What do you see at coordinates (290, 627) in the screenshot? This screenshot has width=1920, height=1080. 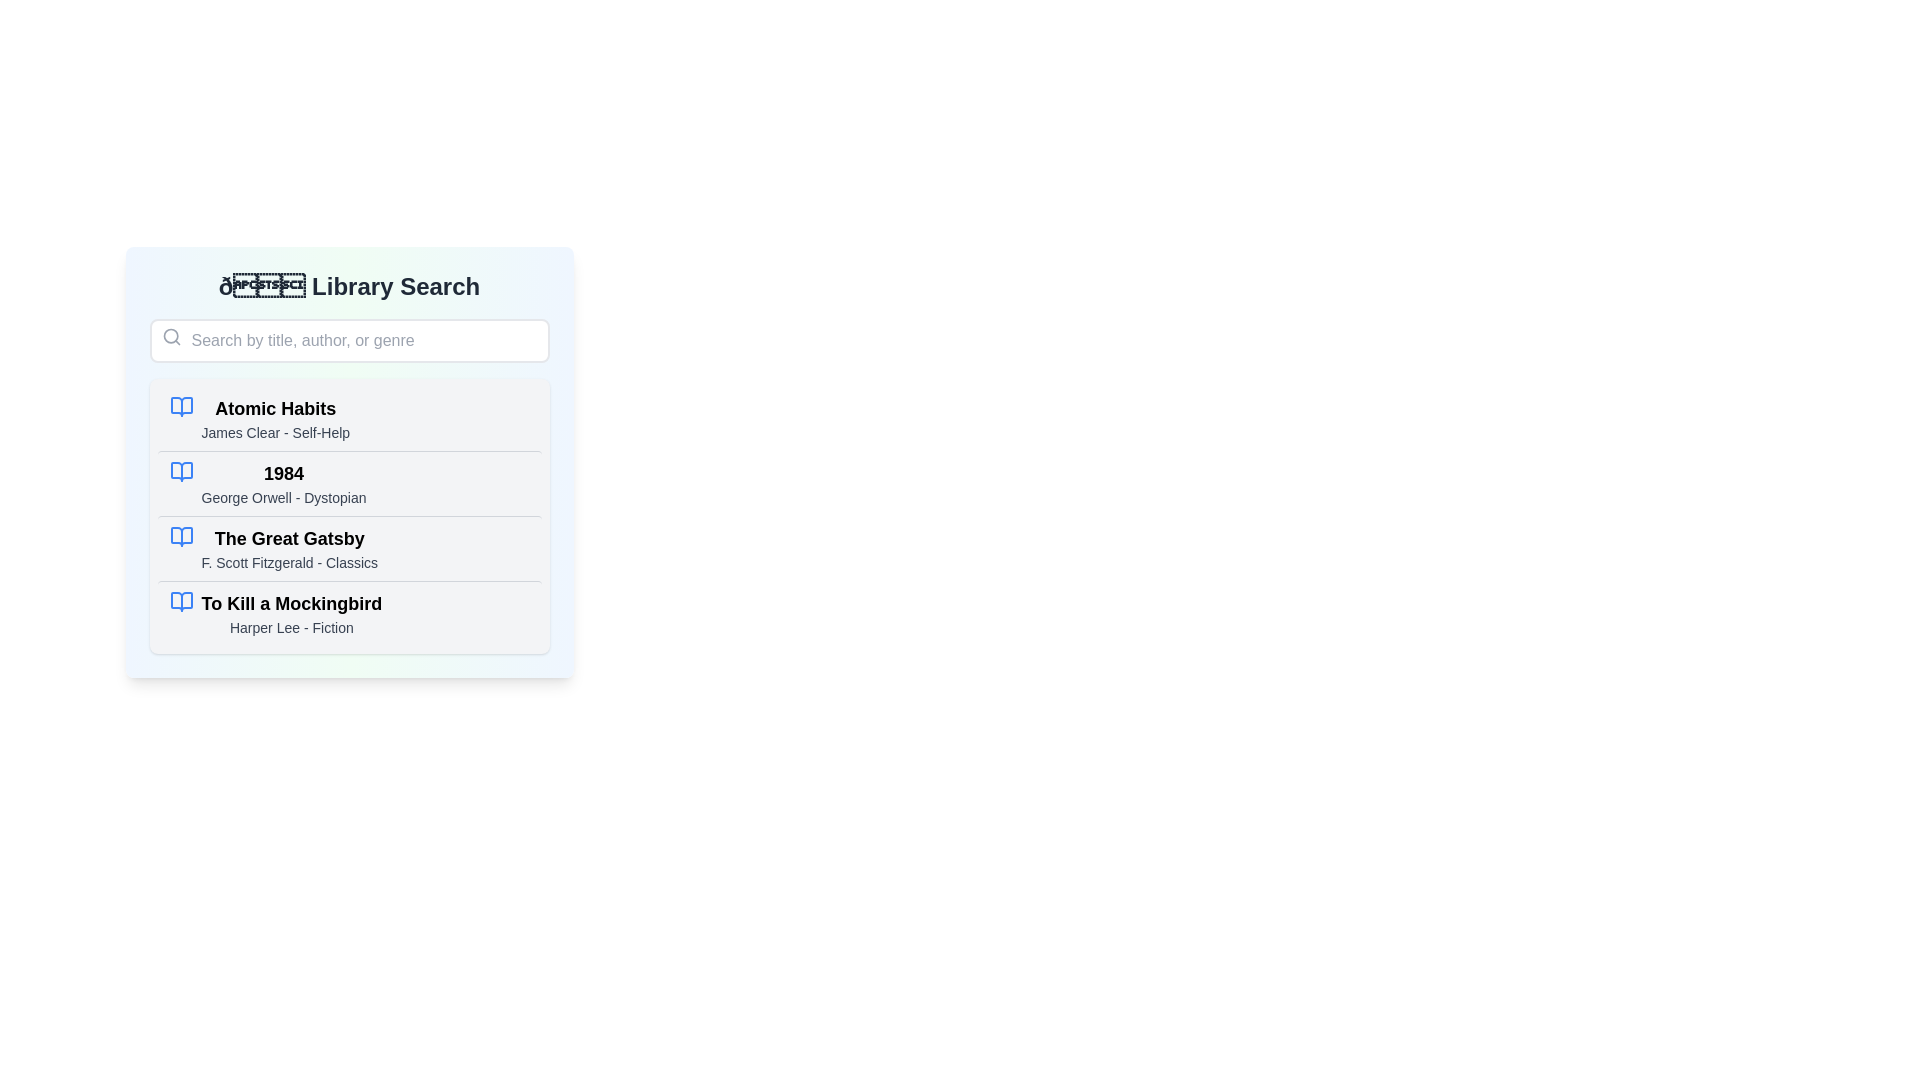 I see `the text label that displays 'Harper Lee - Fiction', which is styled in gray and located directly beneath 'To Kill a Mockingbird' in the book entry list` at bounding box center [290, 627].